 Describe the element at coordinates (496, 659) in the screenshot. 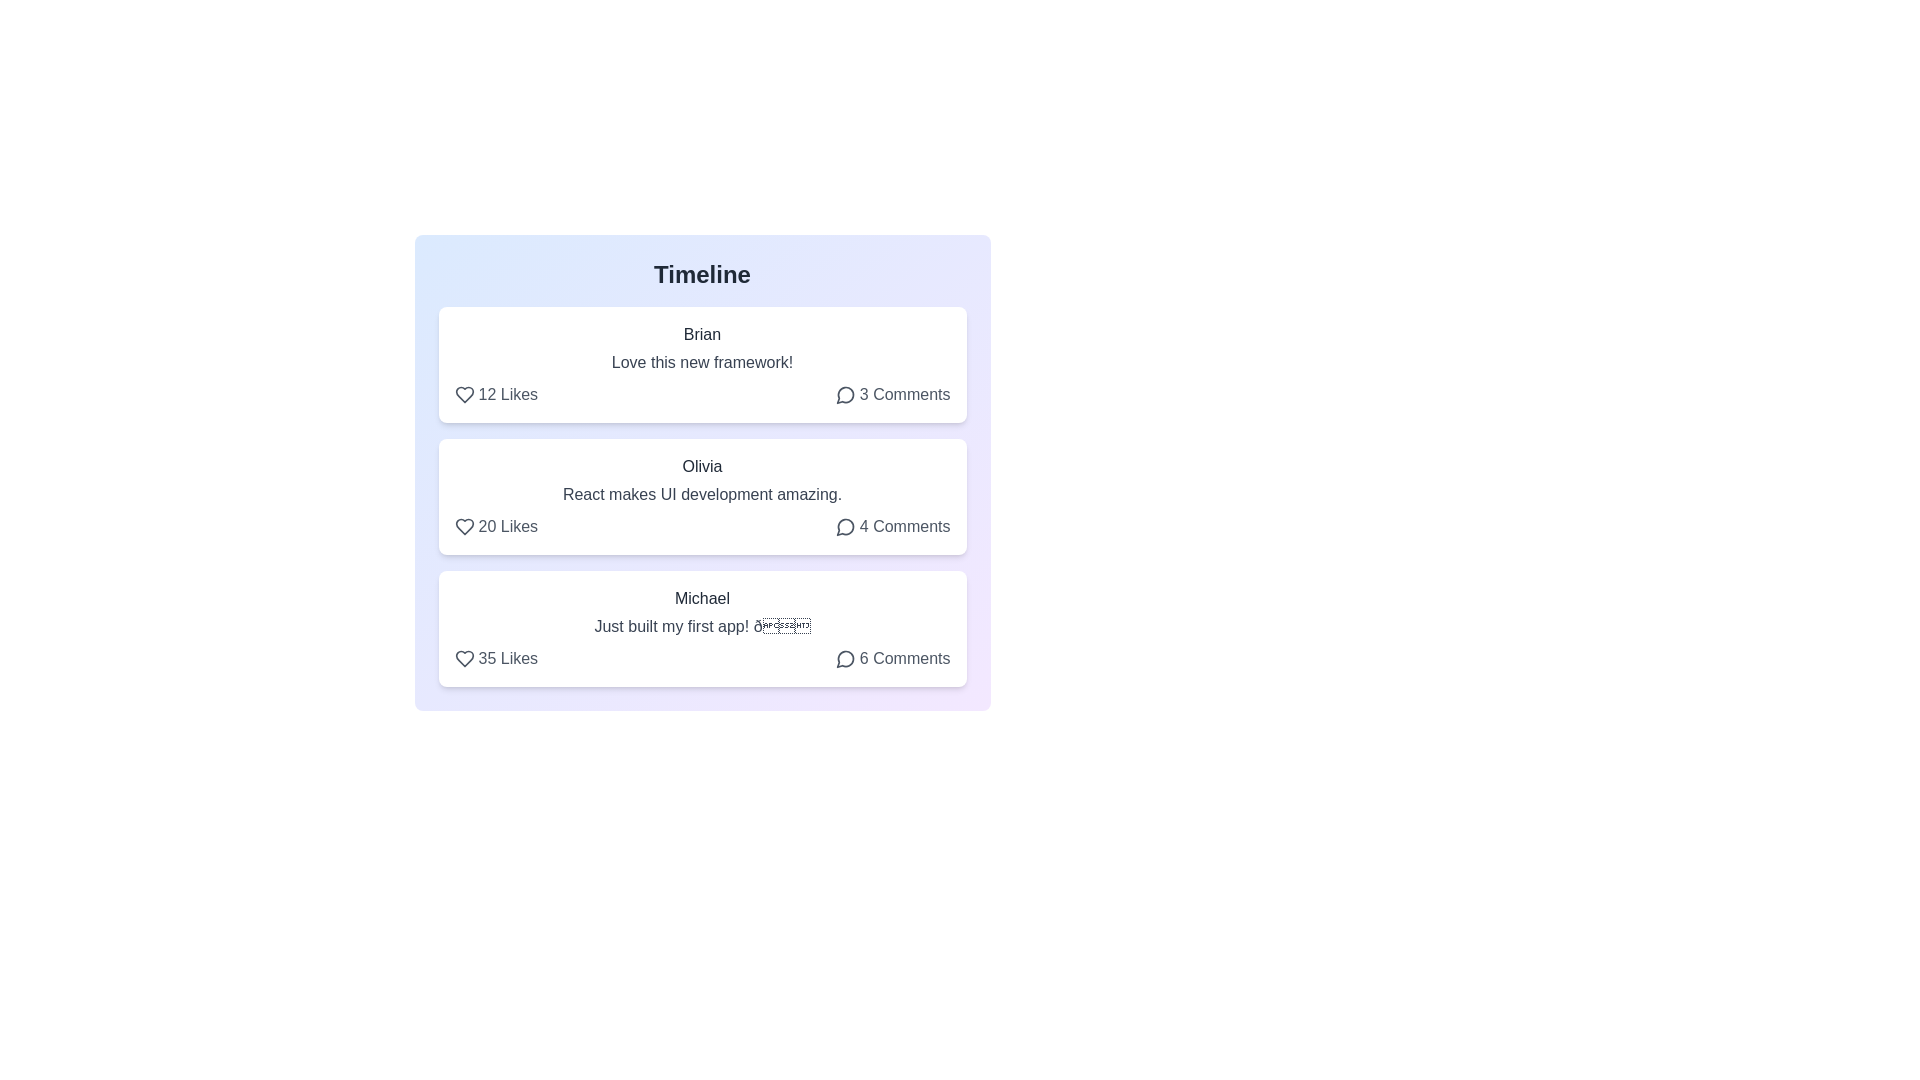

I see `Like button for the post by Michael` at that location.